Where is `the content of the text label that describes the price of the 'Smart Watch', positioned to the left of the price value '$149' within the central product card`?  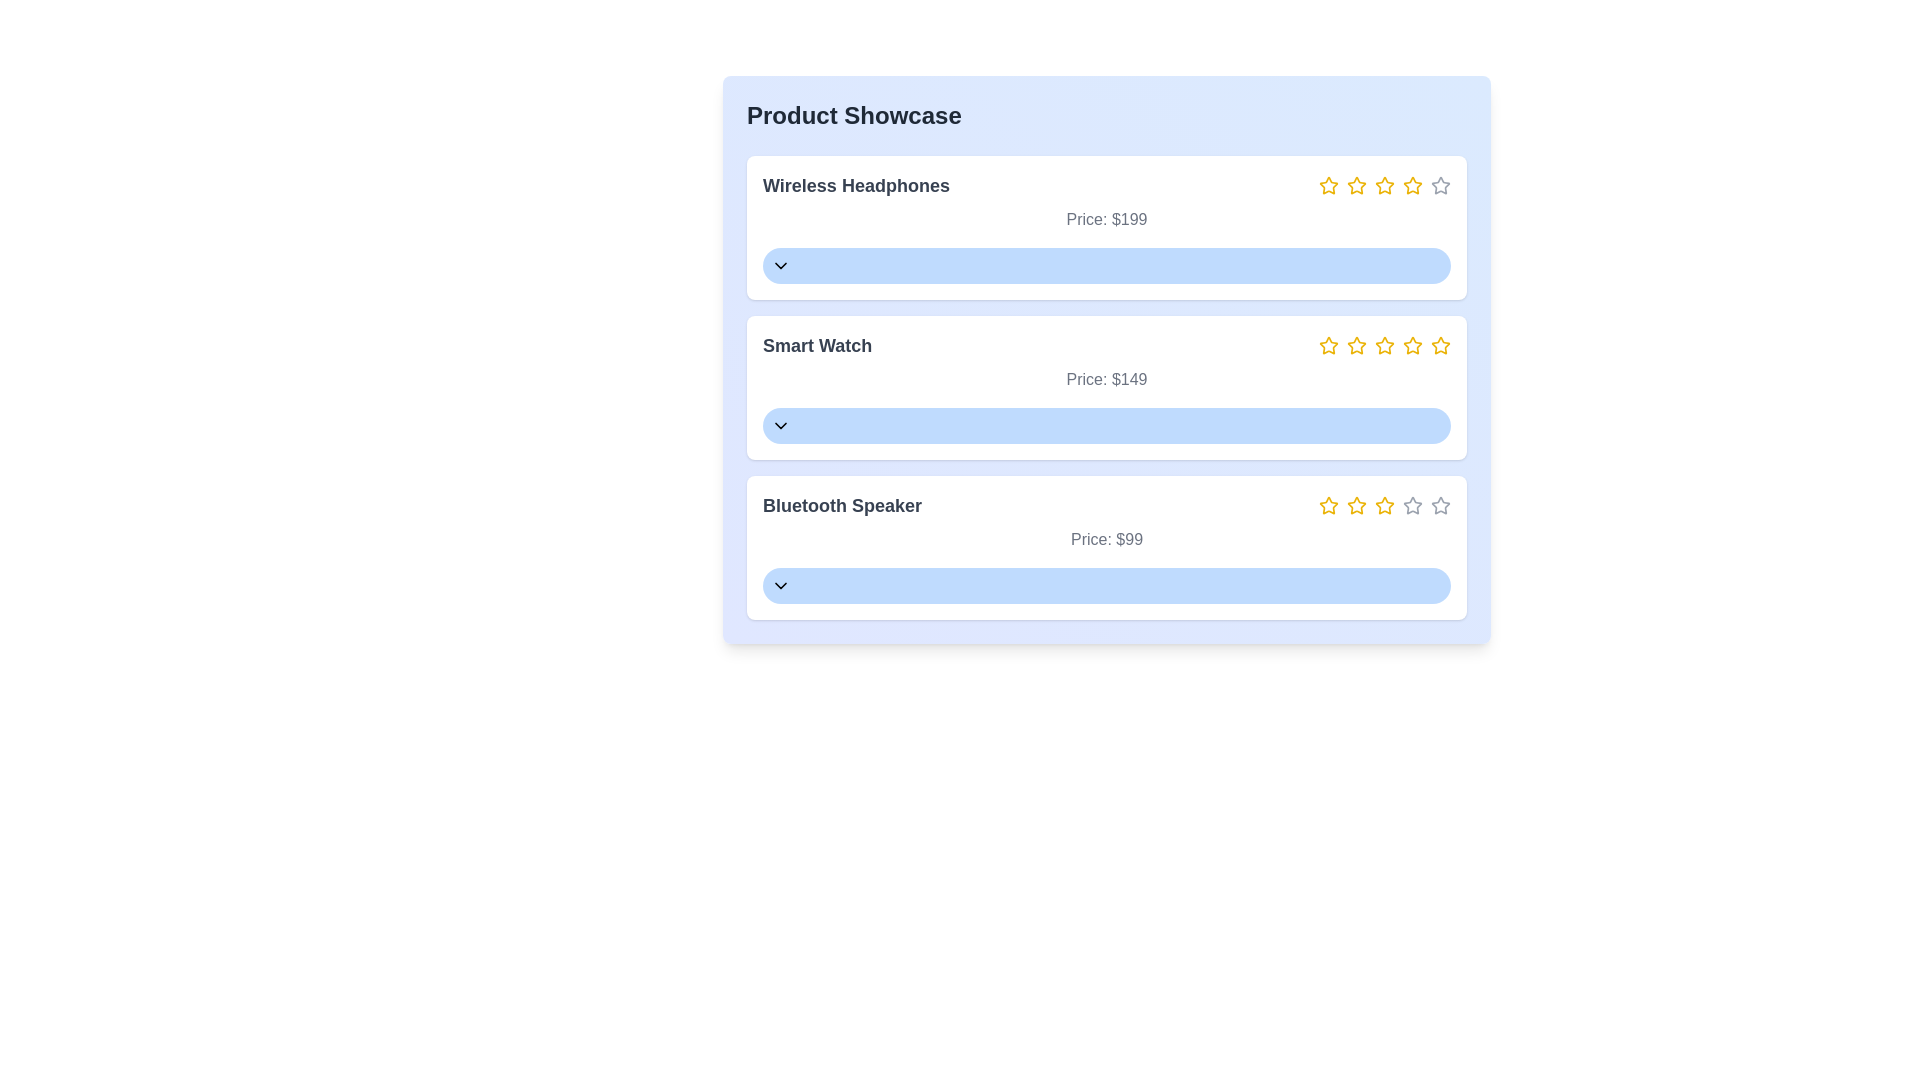
the content of the text label that describes the price of the 'Smart Watch', positioned to the left of the price value '$149' within the central product card is located at coordinates (1085, 379).